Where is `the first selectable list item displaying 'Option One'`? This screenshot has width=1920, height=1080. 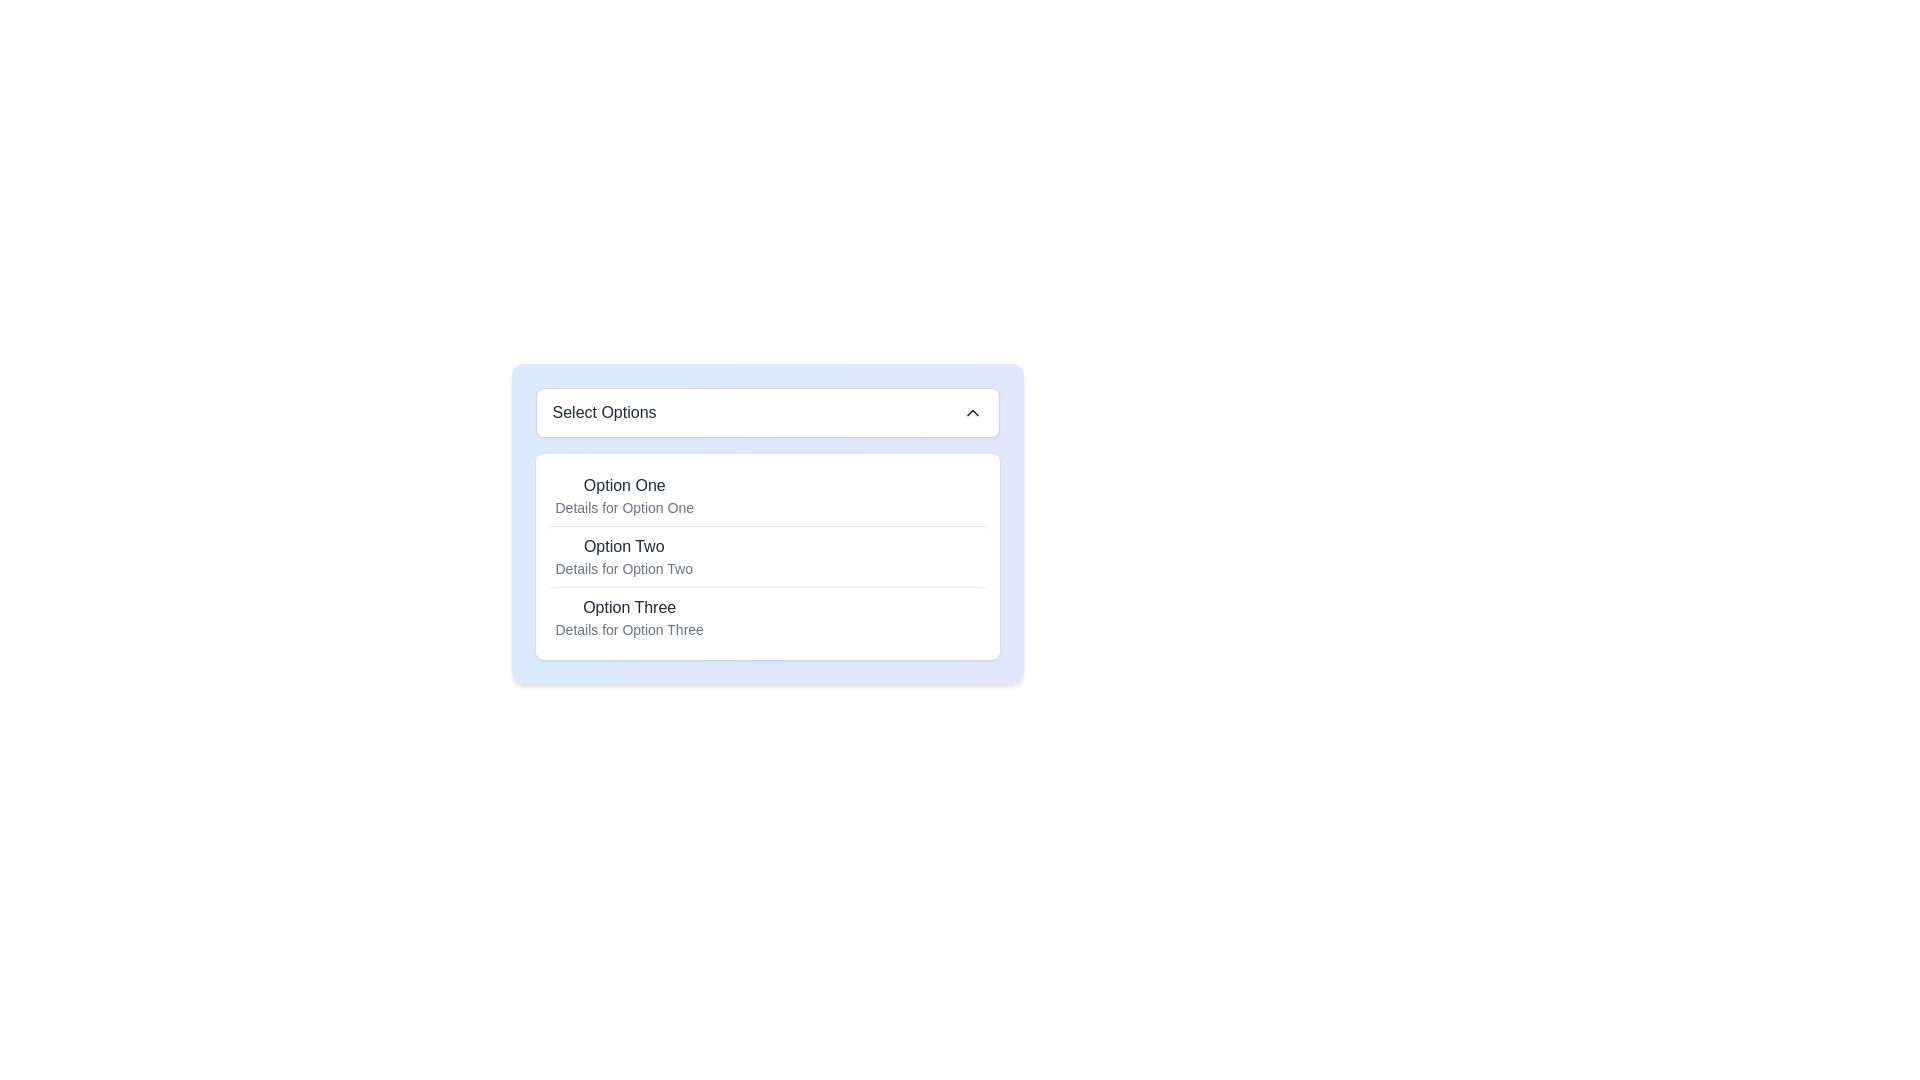
the first selectable list item displaying 'Option One' is located at coordinates (766, 495).